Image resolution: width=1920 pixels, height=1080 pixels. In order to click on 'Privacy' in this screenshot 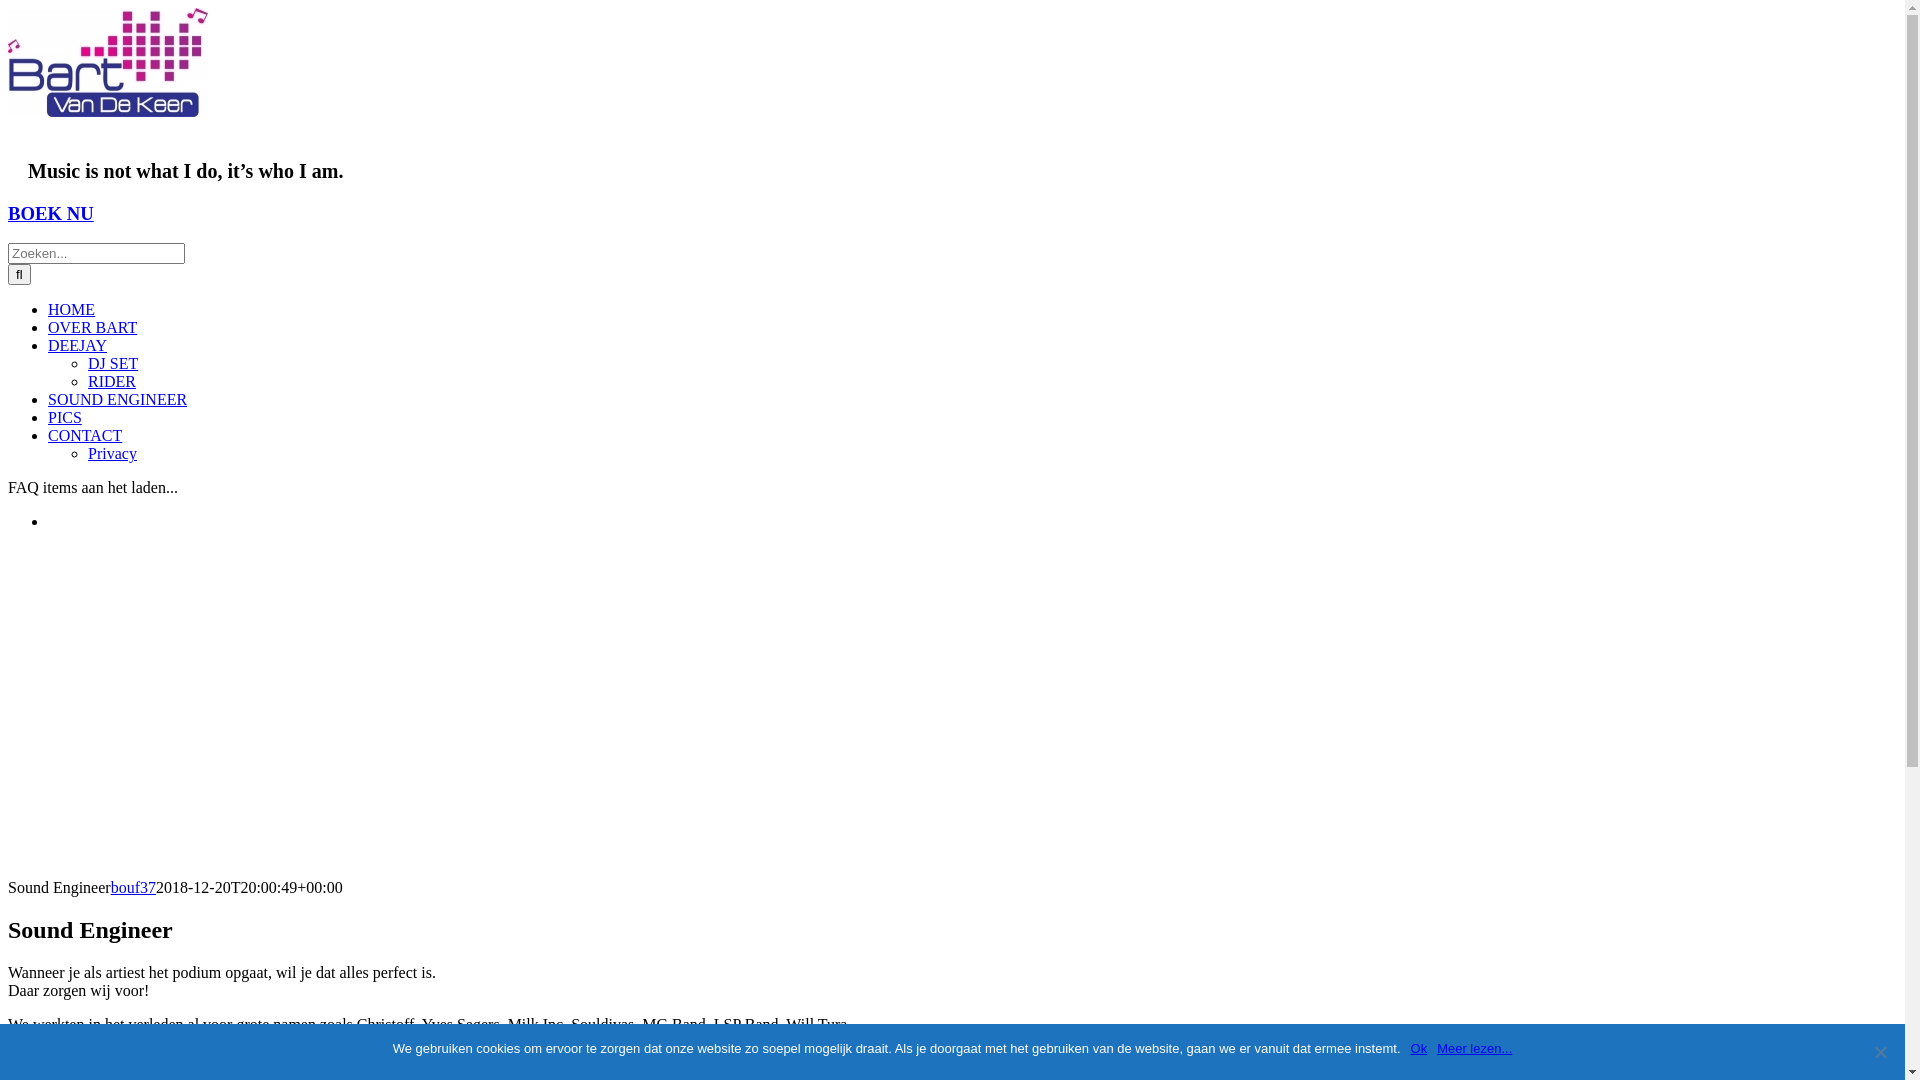, I will do `click(111, 453)`.